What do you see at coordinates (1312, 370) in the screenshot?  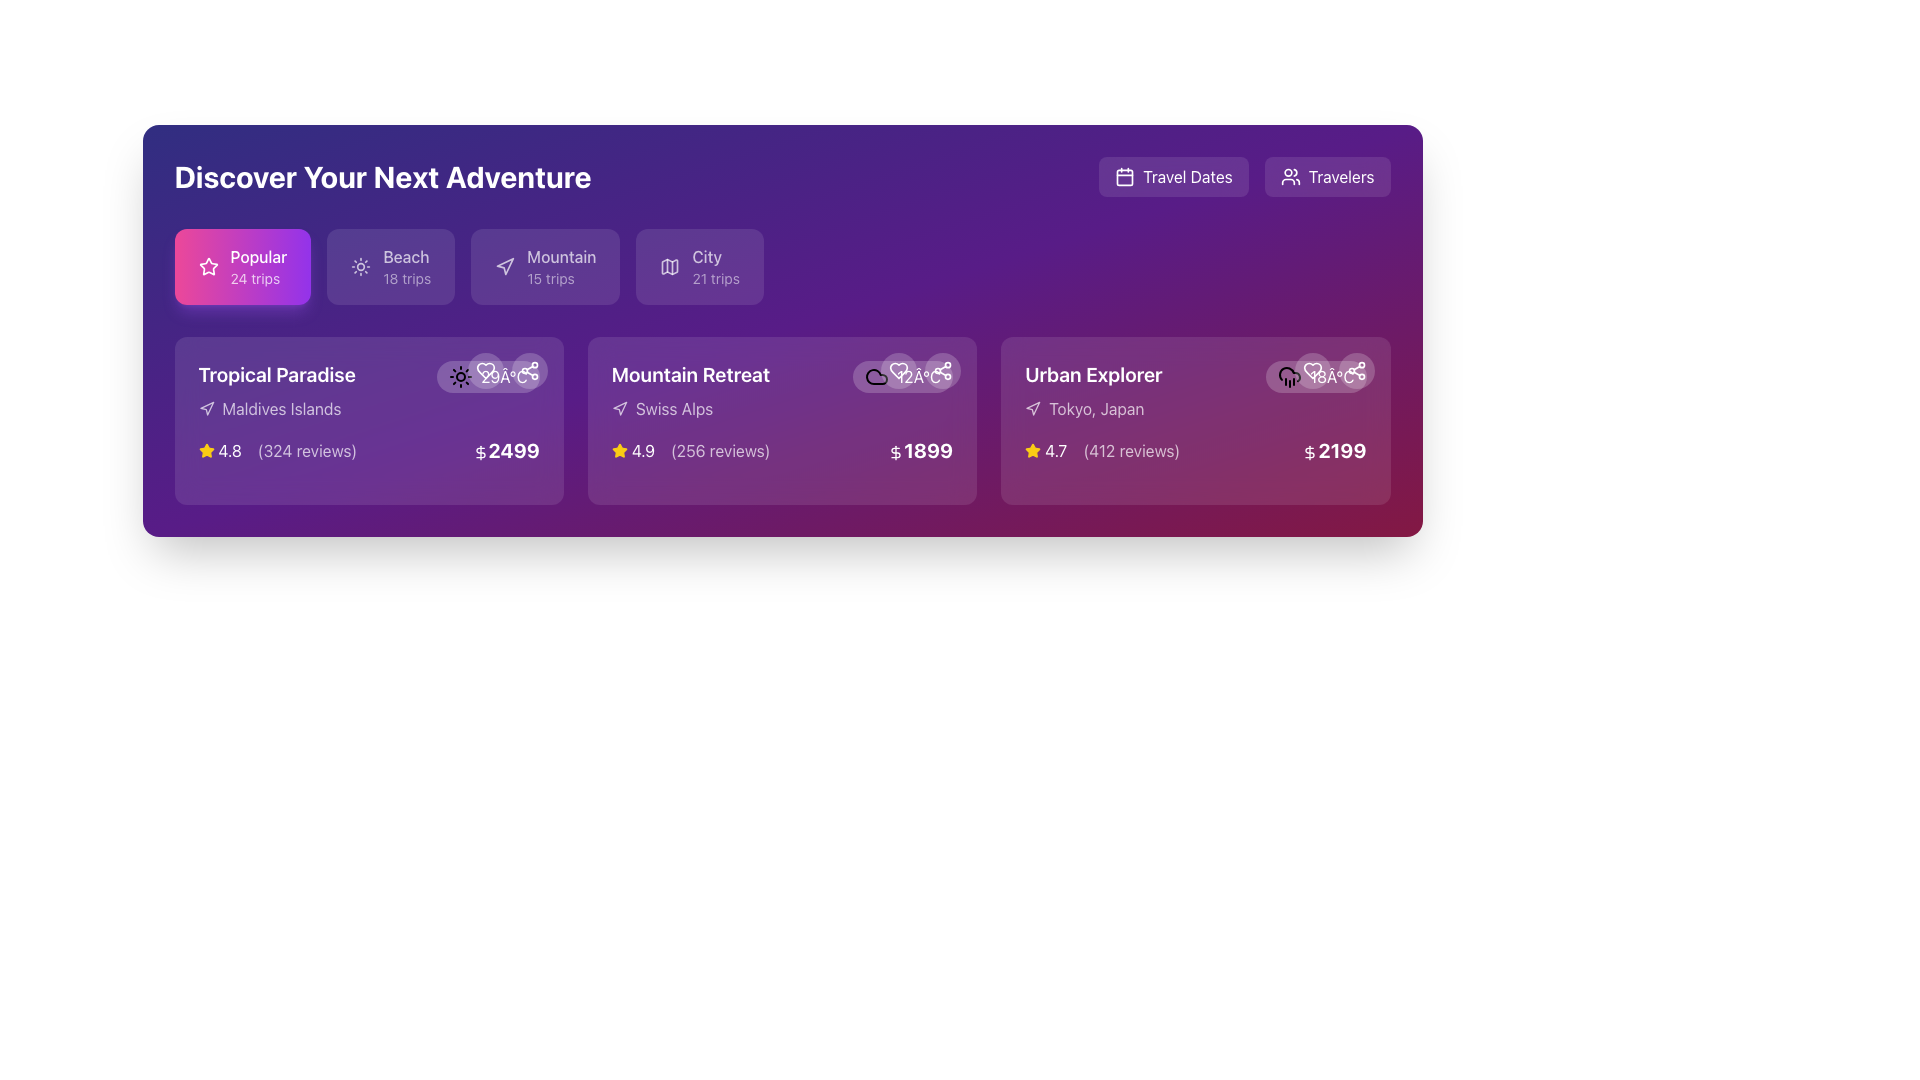 I see `the circular button with a semi-transparent white background and a white heart icon inside it, located in the row of buttons near the top-right corner of the 'Urban Explorer' card, specifically the second button from the left, to mark it as favorite` at bounding box center [1312, 370].